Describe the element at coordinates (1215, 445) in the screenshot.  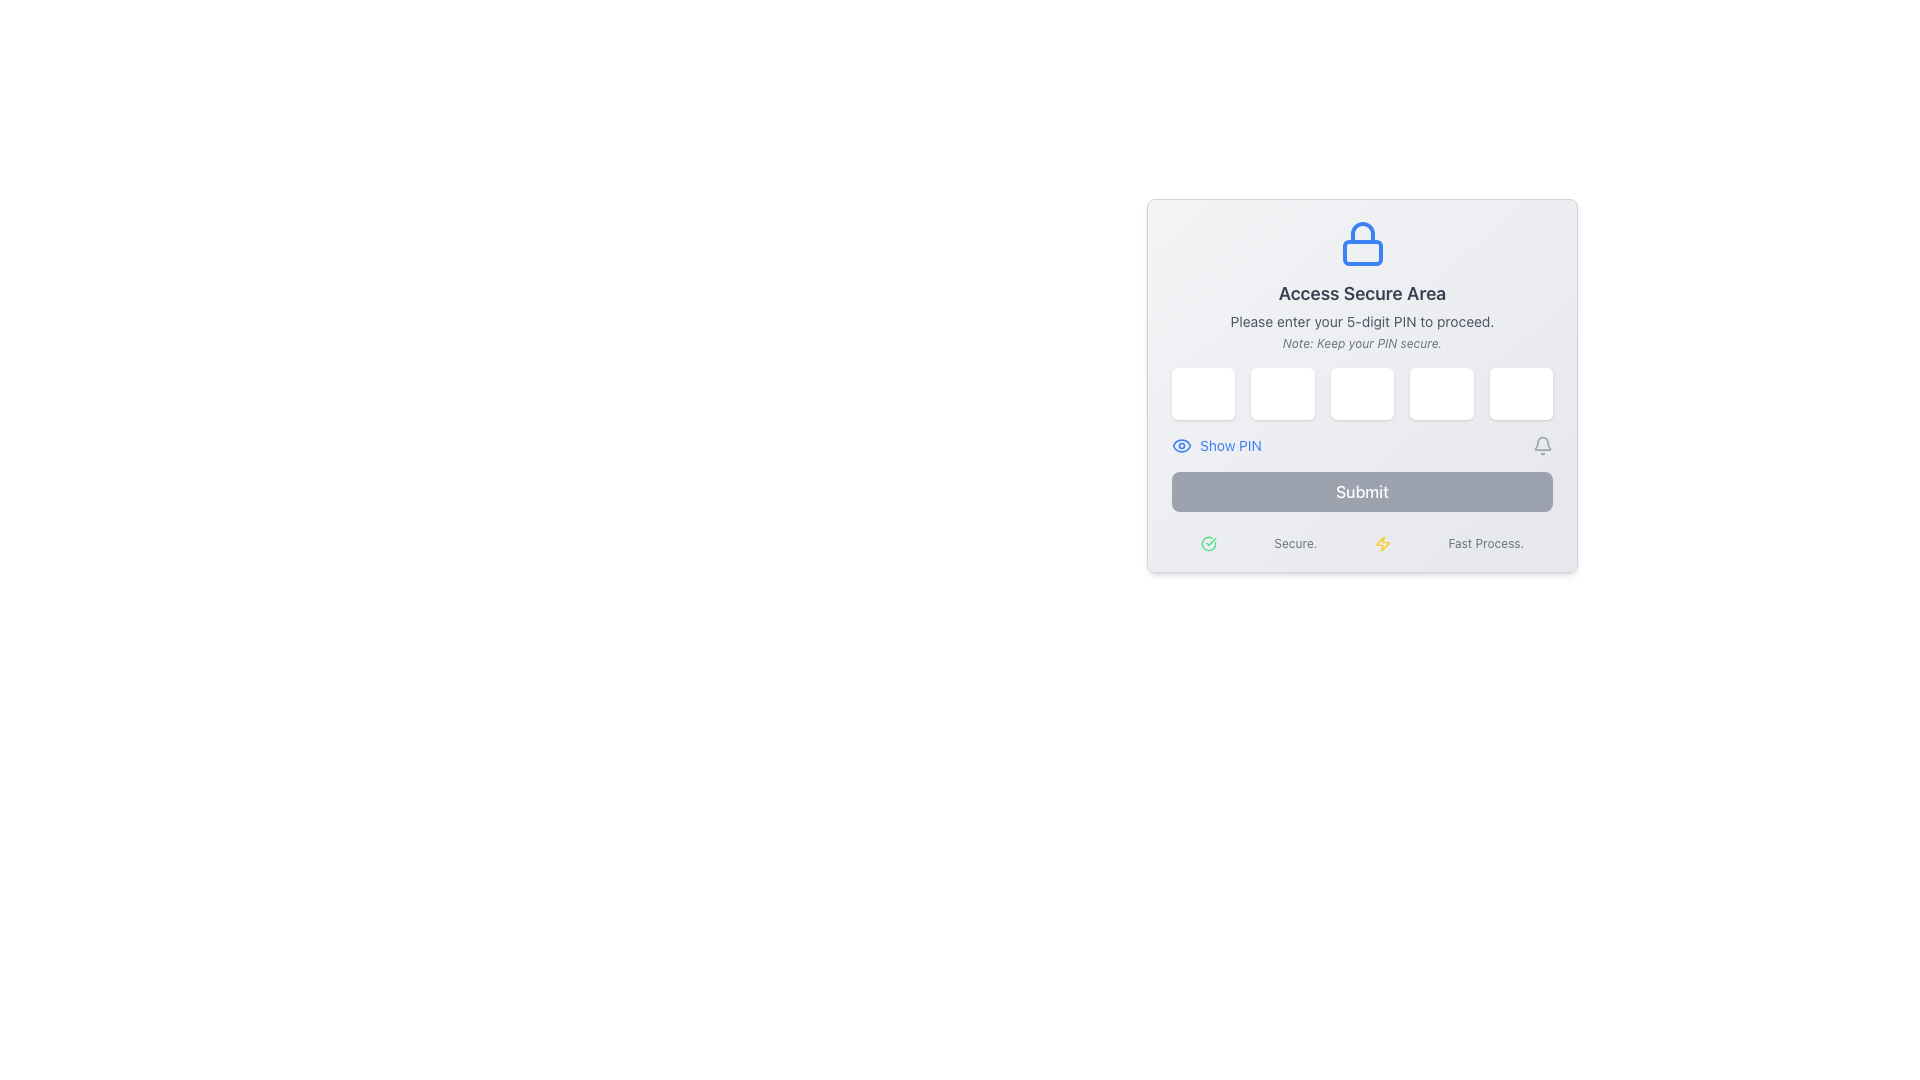
I see `the Button that toggles the visibility of the entered PIN code, located beneath the PIN code entry fields in the input form segment` at that location.